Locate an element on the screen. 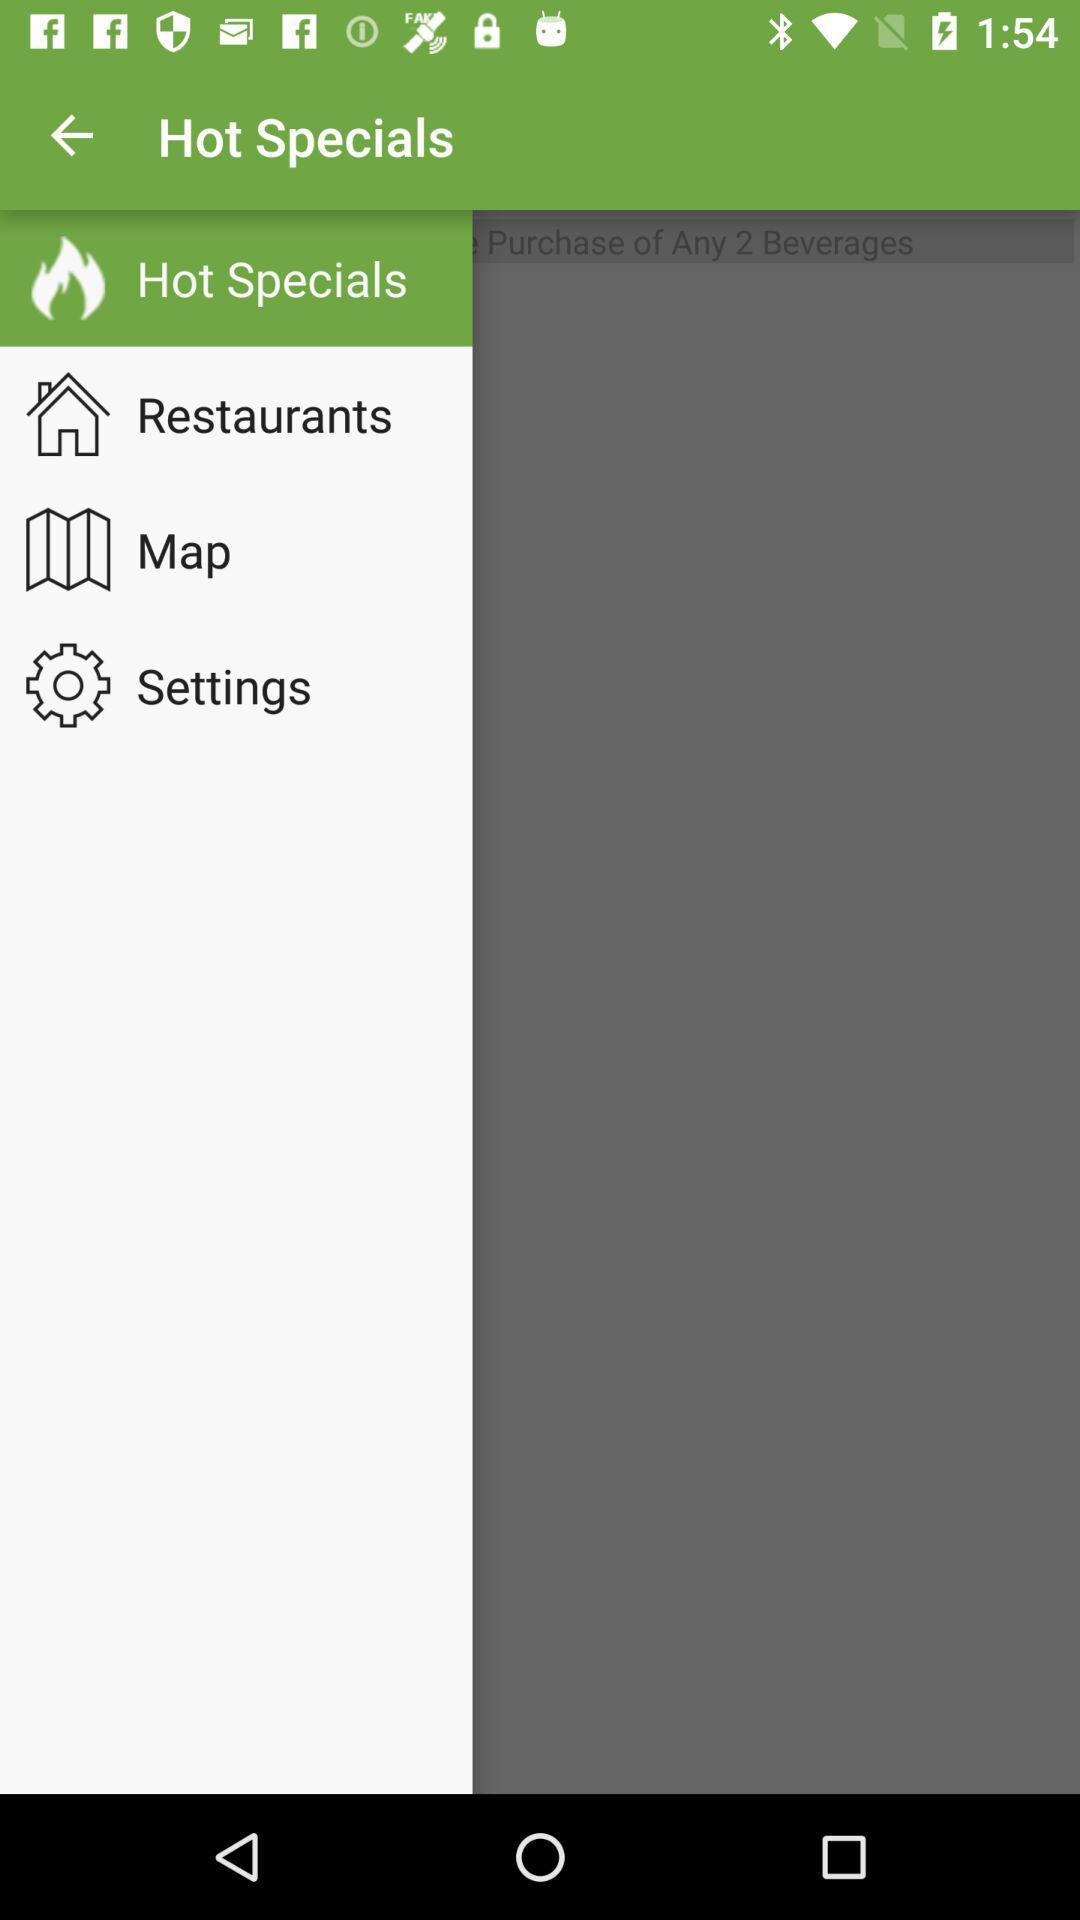  map icon is located at coordinates (197, 549).